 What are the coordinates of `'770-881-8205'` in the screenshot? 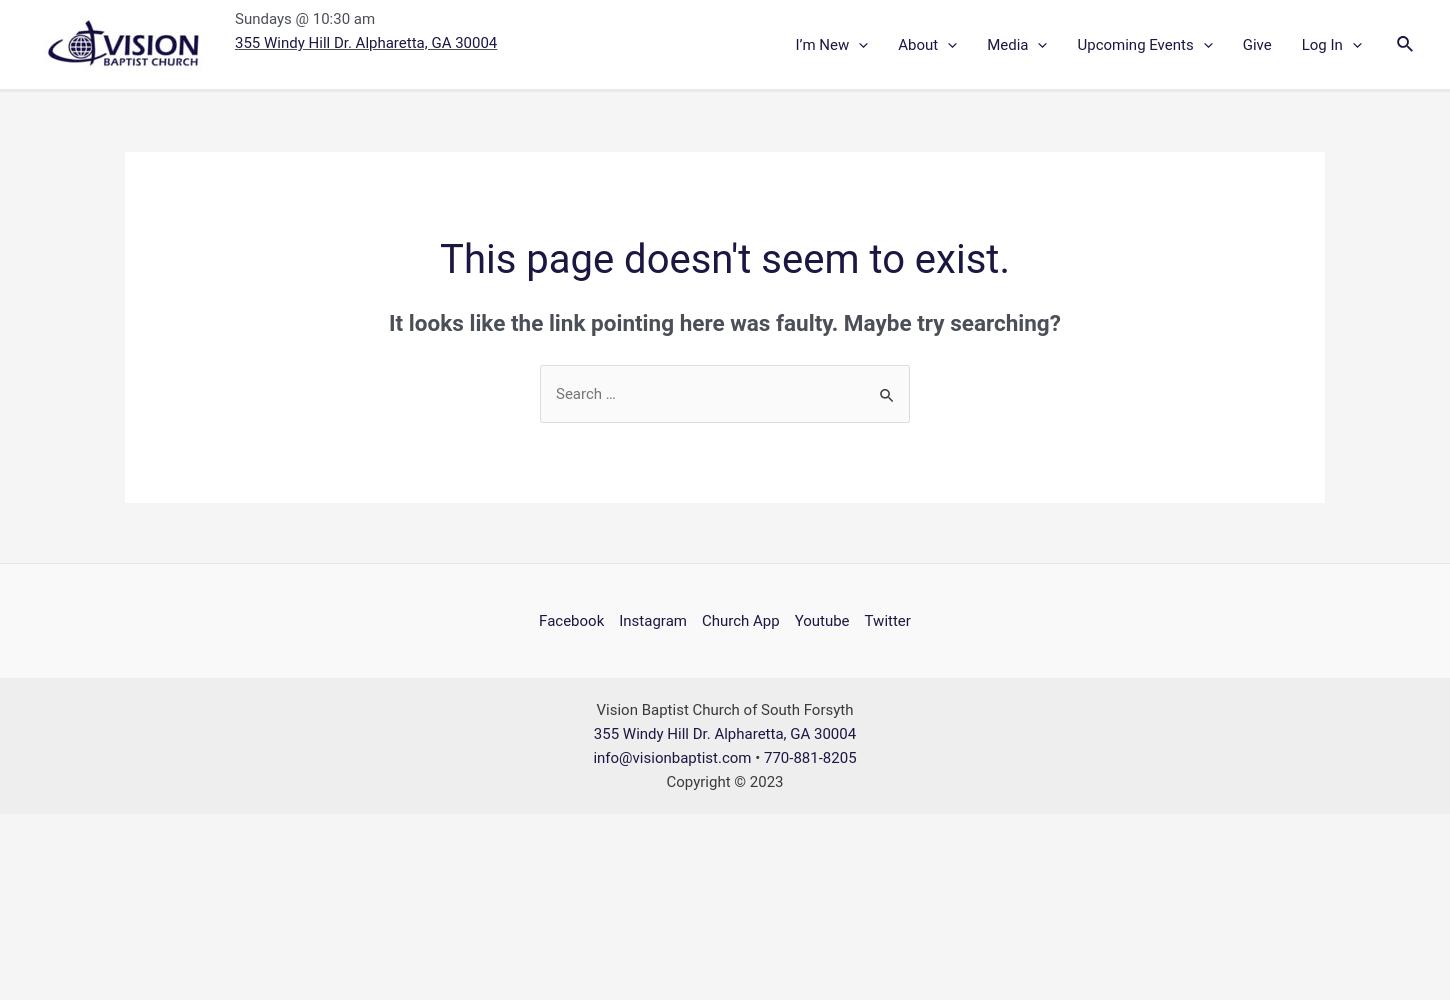 It's located at (809, 757).